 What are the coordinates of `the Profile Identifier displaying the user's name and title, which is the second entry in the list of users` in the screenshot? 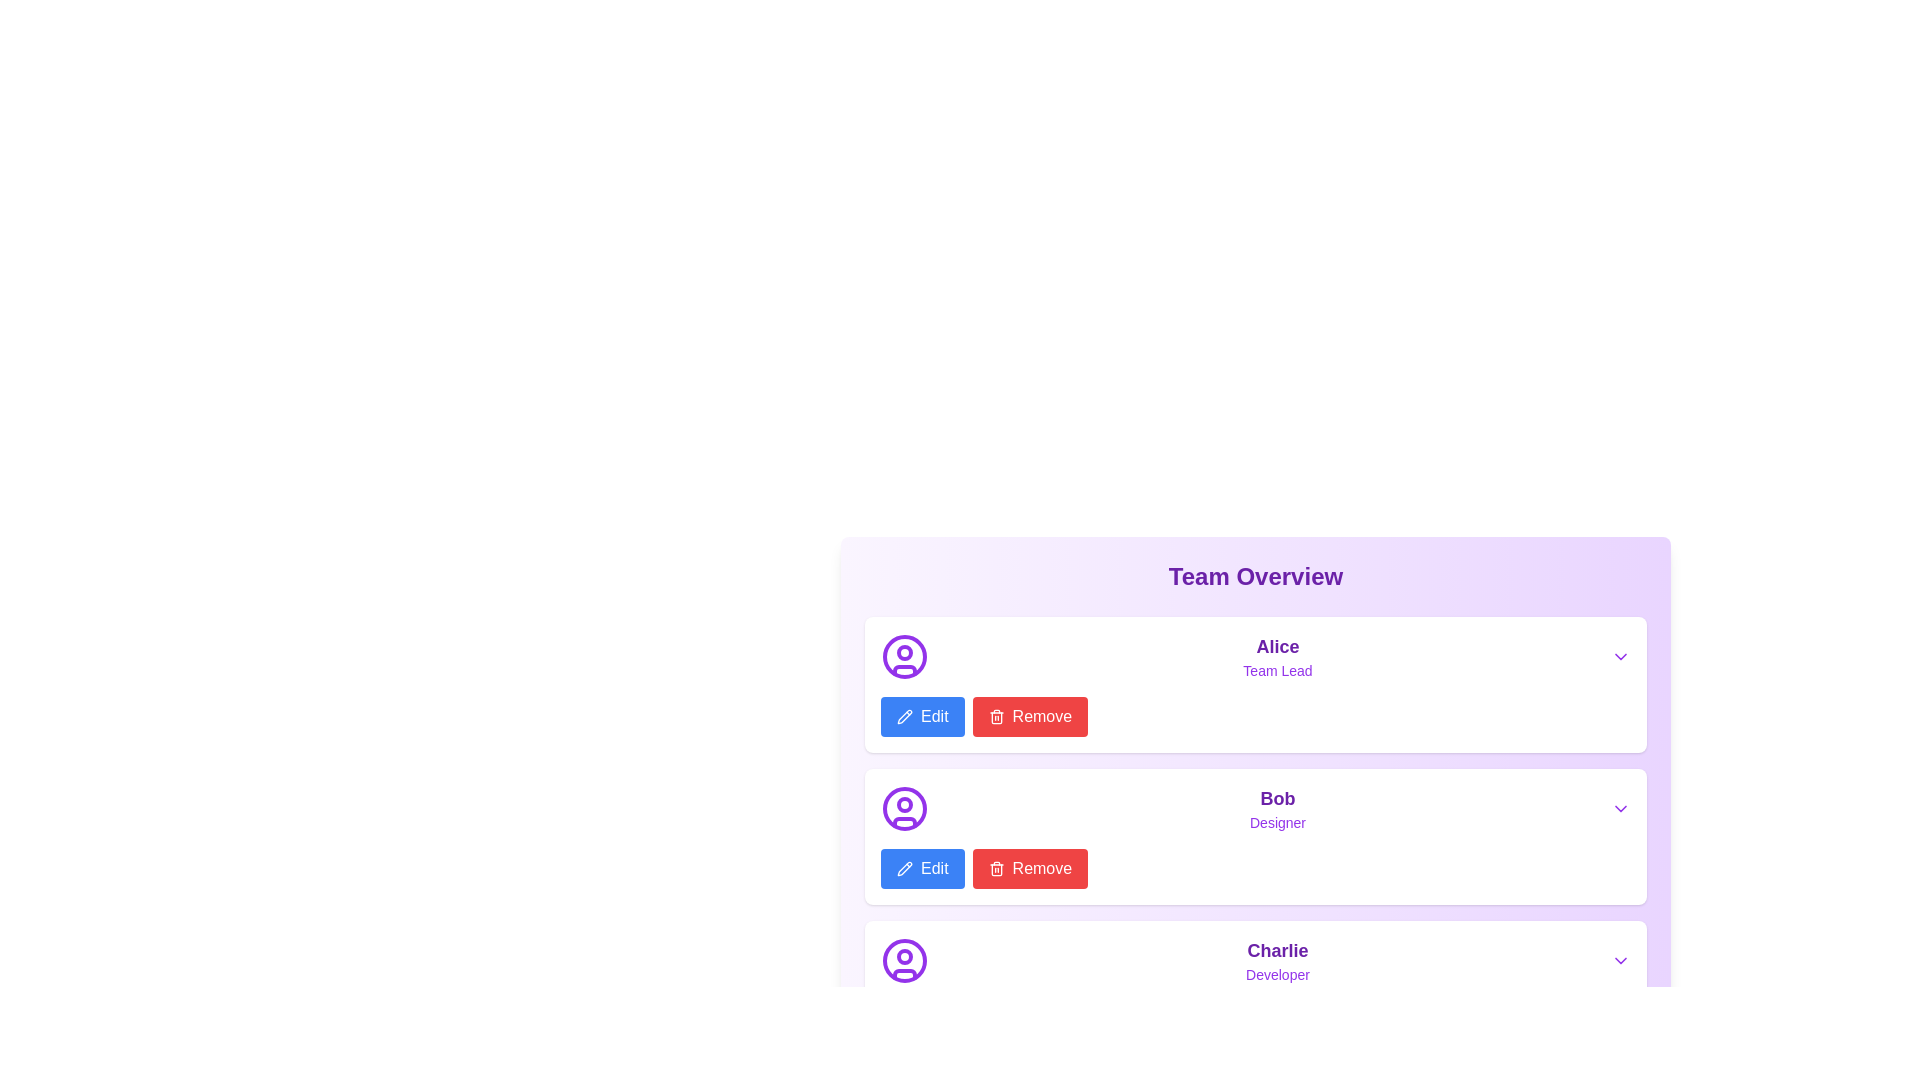 It's located at (1255, 808).